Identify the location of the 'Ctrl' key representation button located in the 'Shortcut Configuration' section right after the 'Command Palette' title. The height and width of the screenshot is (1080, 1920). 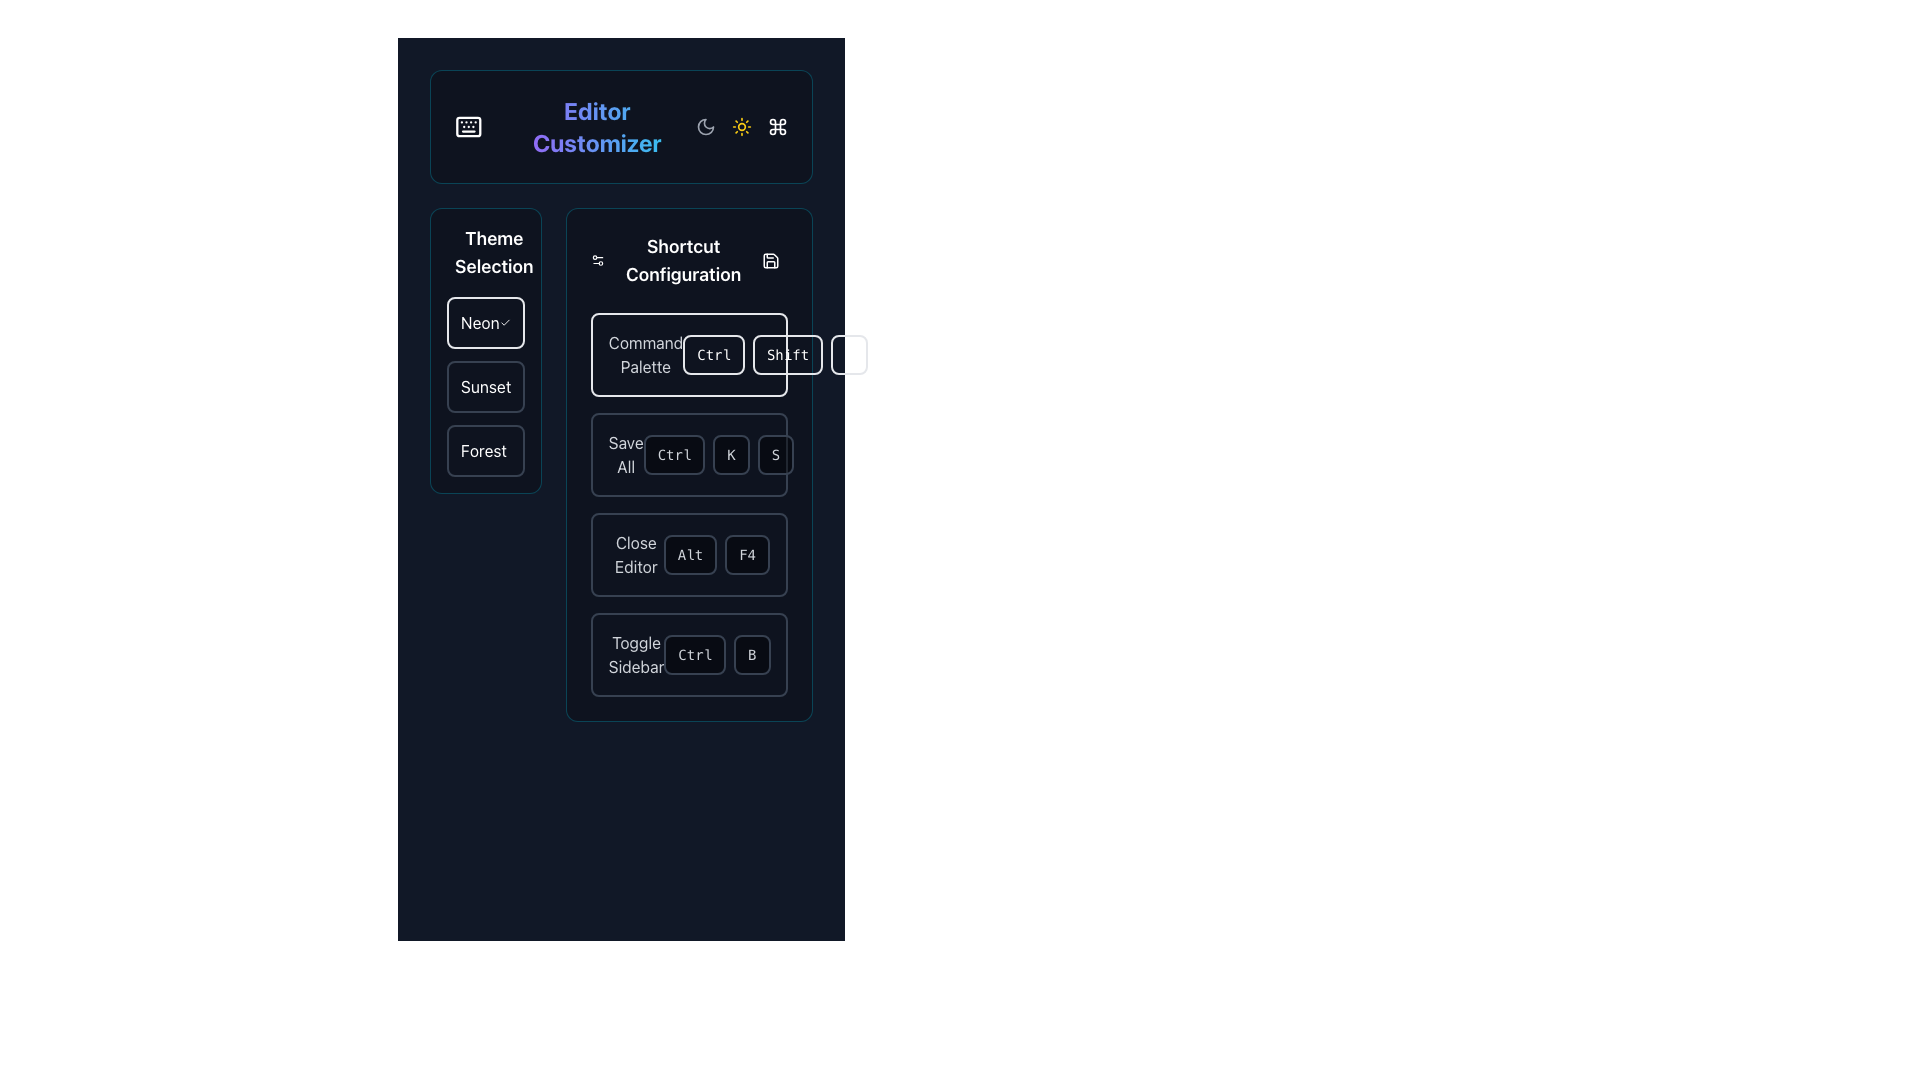
(689, 353).